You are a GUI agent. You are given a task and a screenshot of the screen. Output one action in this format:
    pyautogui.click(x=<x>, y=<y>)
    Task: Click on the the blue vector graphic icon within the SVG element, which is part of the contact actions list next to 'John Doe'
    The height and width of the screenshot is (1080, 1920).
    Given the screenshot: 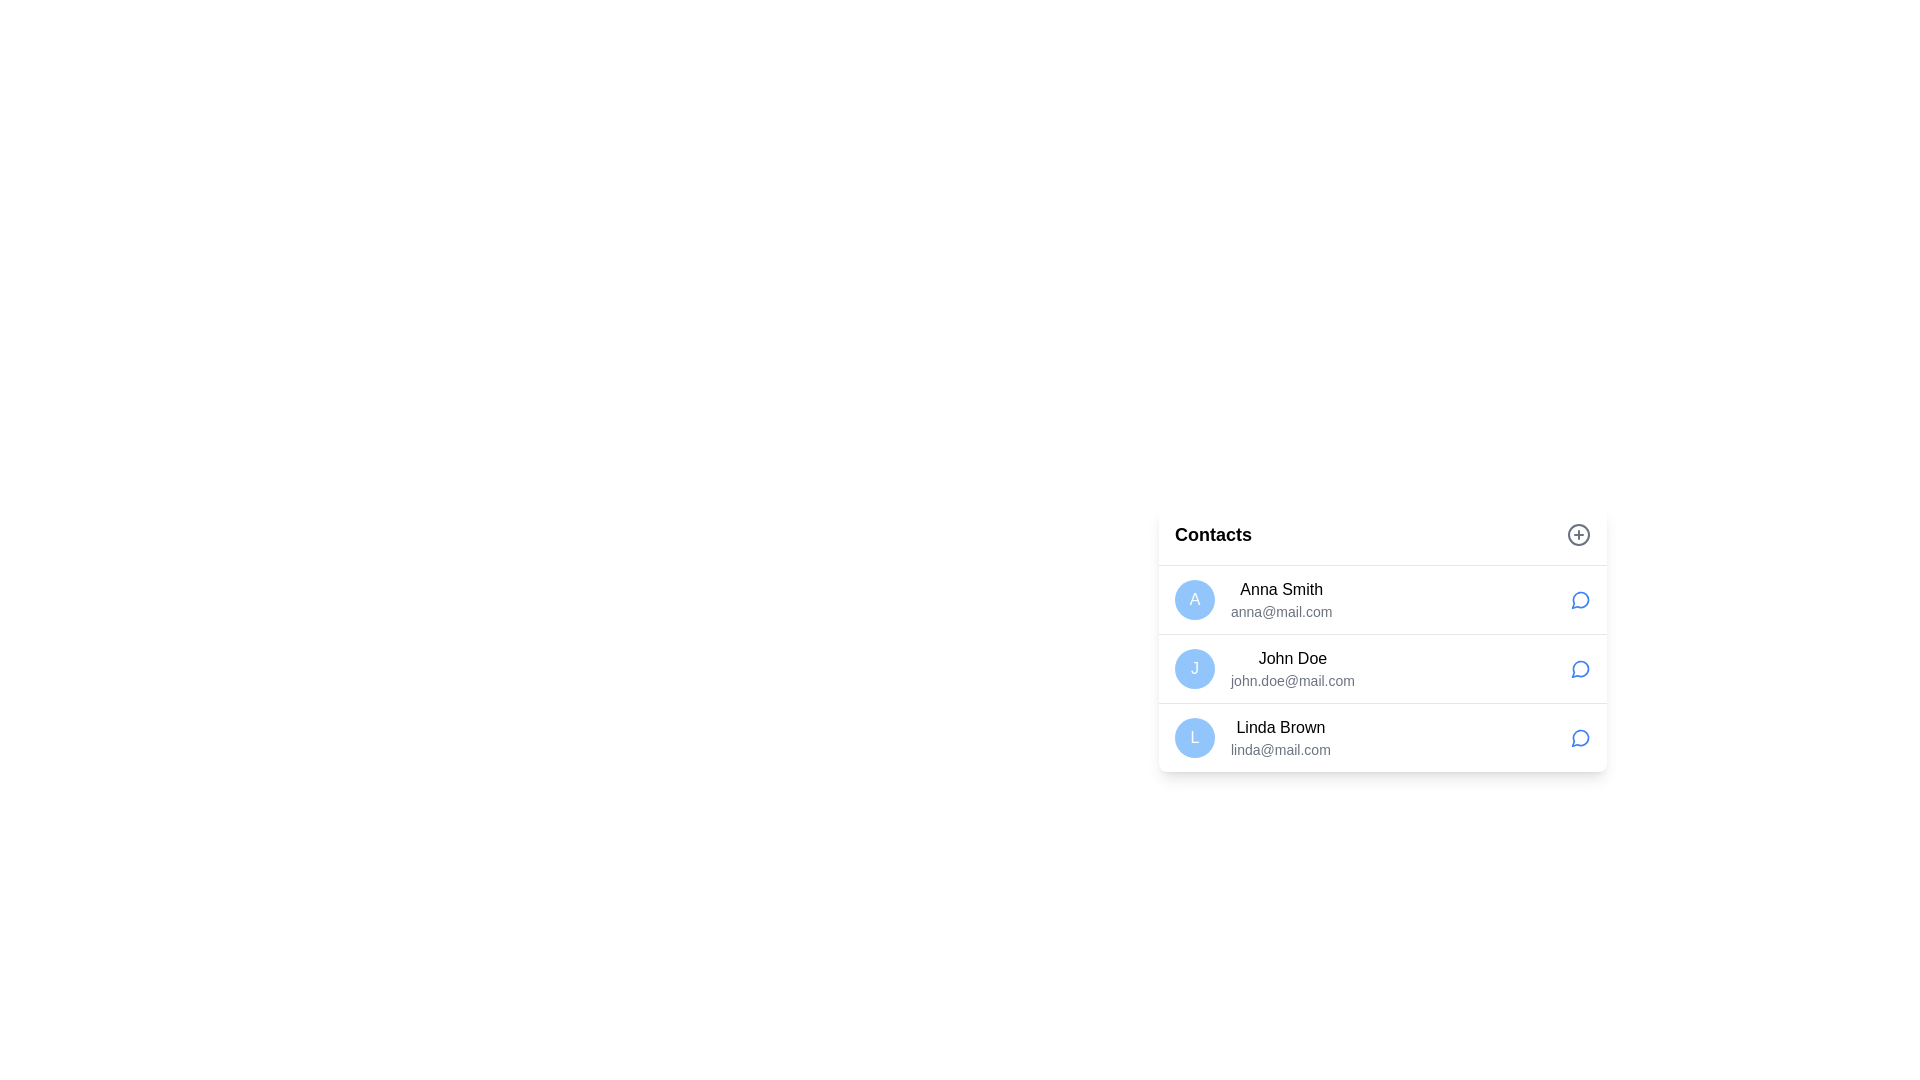 What is the action you would take?
    pyautogui.click(x=1579, y=669)
    